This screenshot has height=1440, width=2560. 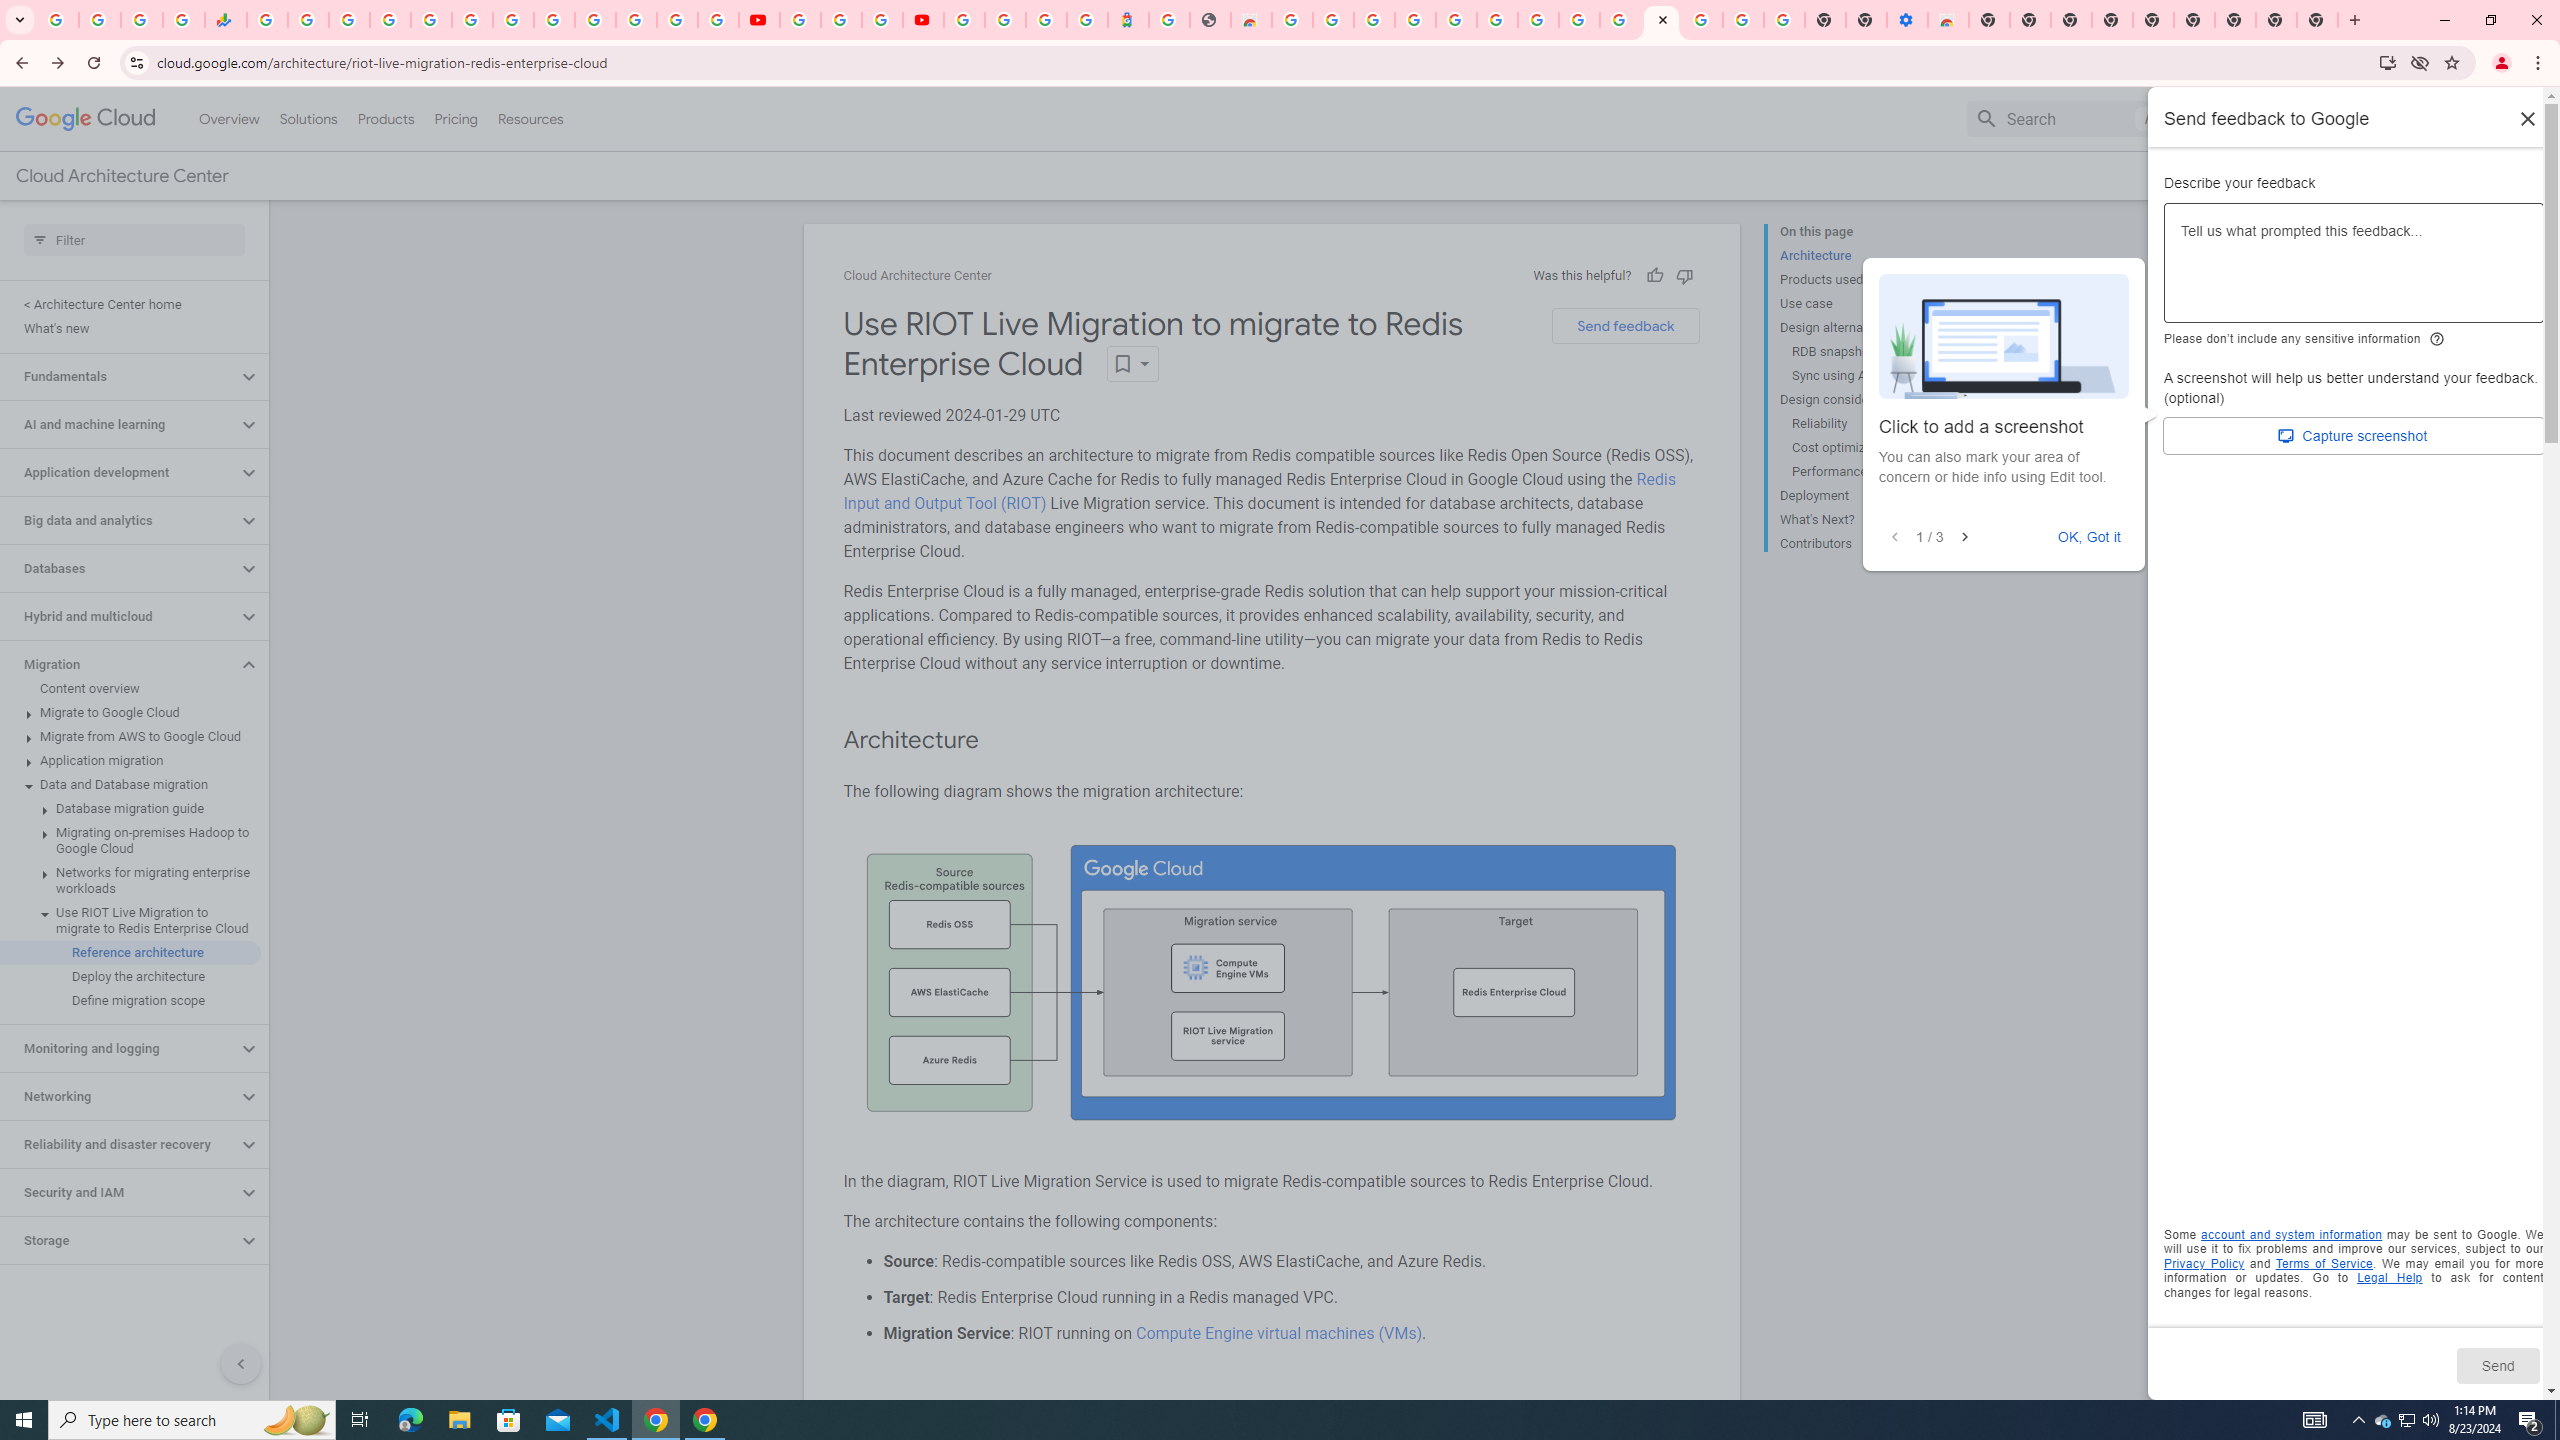 What do you see at coordinates (1867, 424) in the screenshot?
I see `'Reliability'` at bounding box center [1867, 424].